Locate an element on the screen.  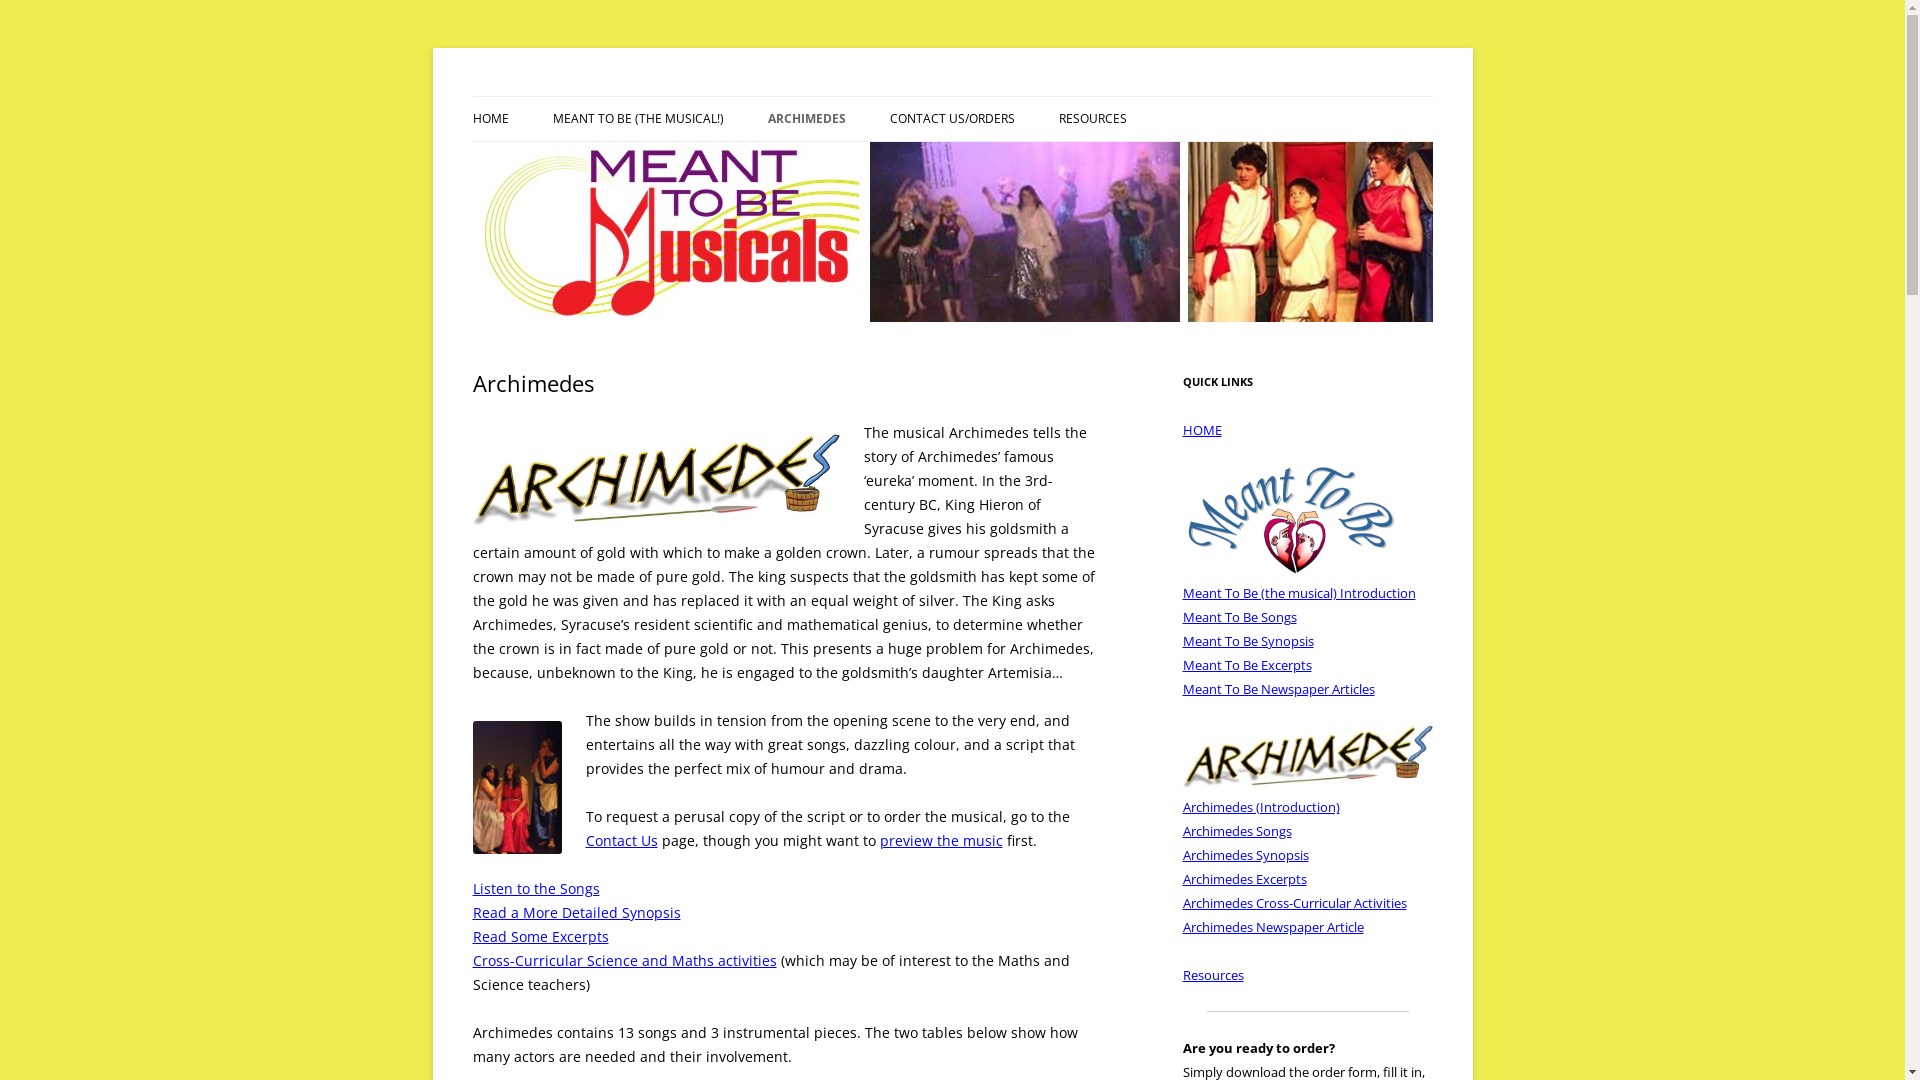
'Contact Us' is located at coordinates (621, 840).